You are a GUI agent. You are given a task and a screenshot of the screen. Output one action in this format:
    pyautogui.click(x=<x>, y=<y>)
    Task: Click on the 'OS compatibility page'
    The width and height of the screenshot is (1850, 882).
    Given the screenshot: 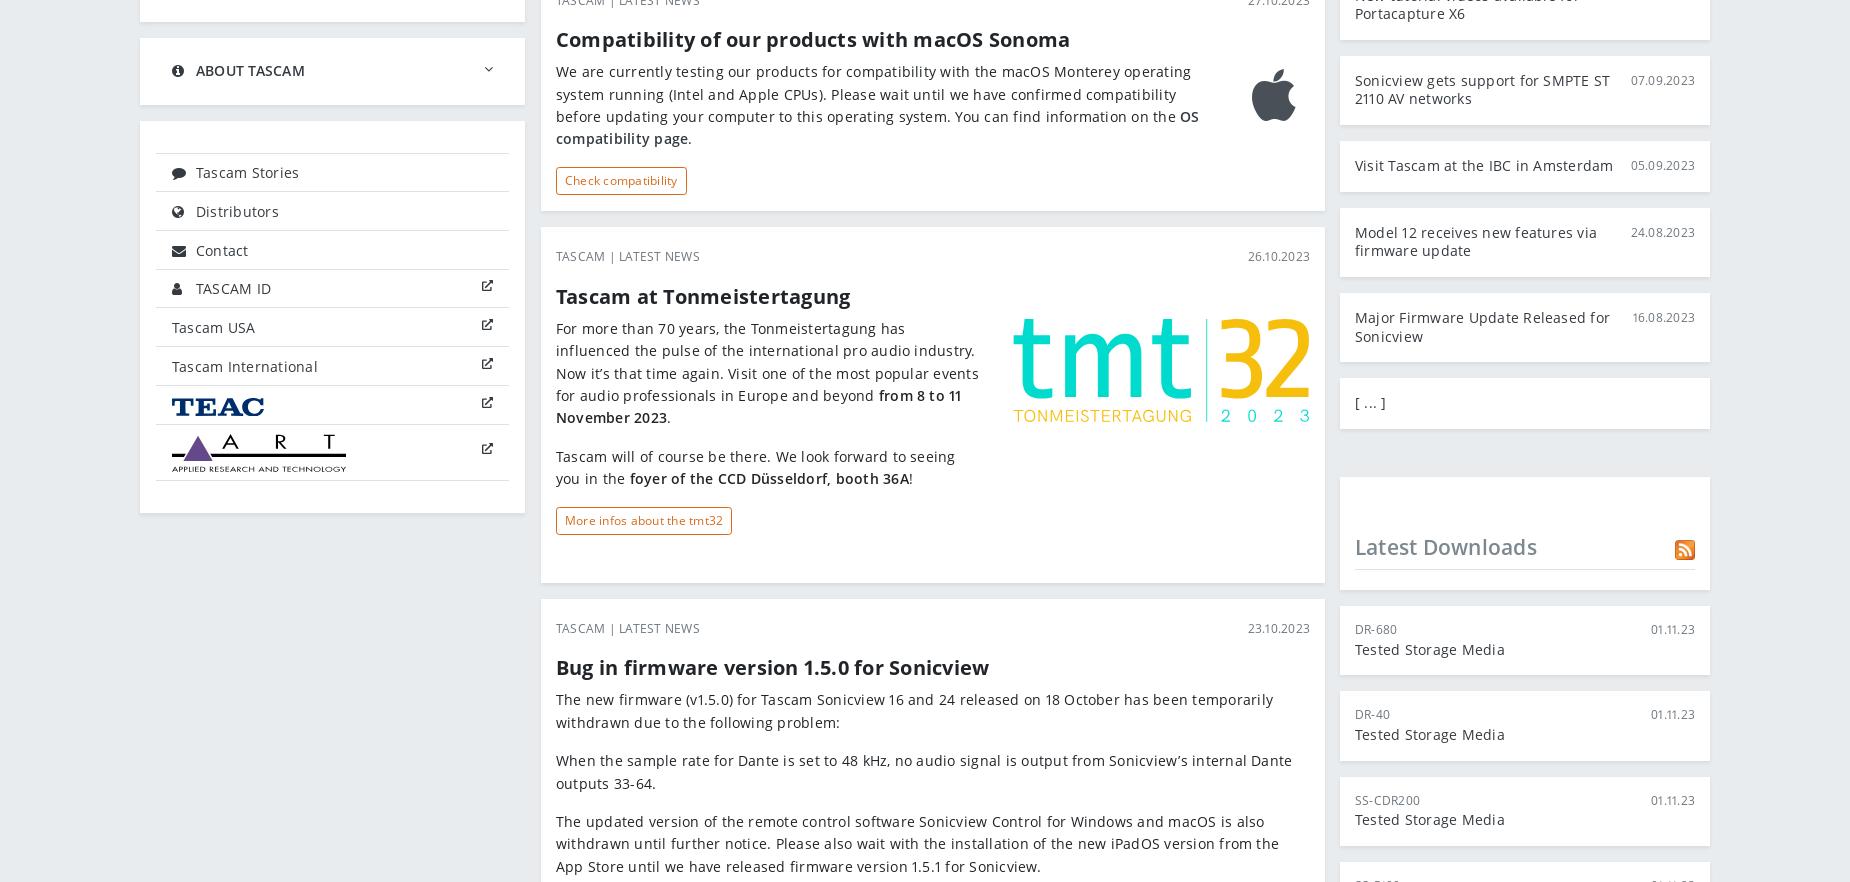 What is the action you would take?
    pyautogui.click(x=877, y=127)
    